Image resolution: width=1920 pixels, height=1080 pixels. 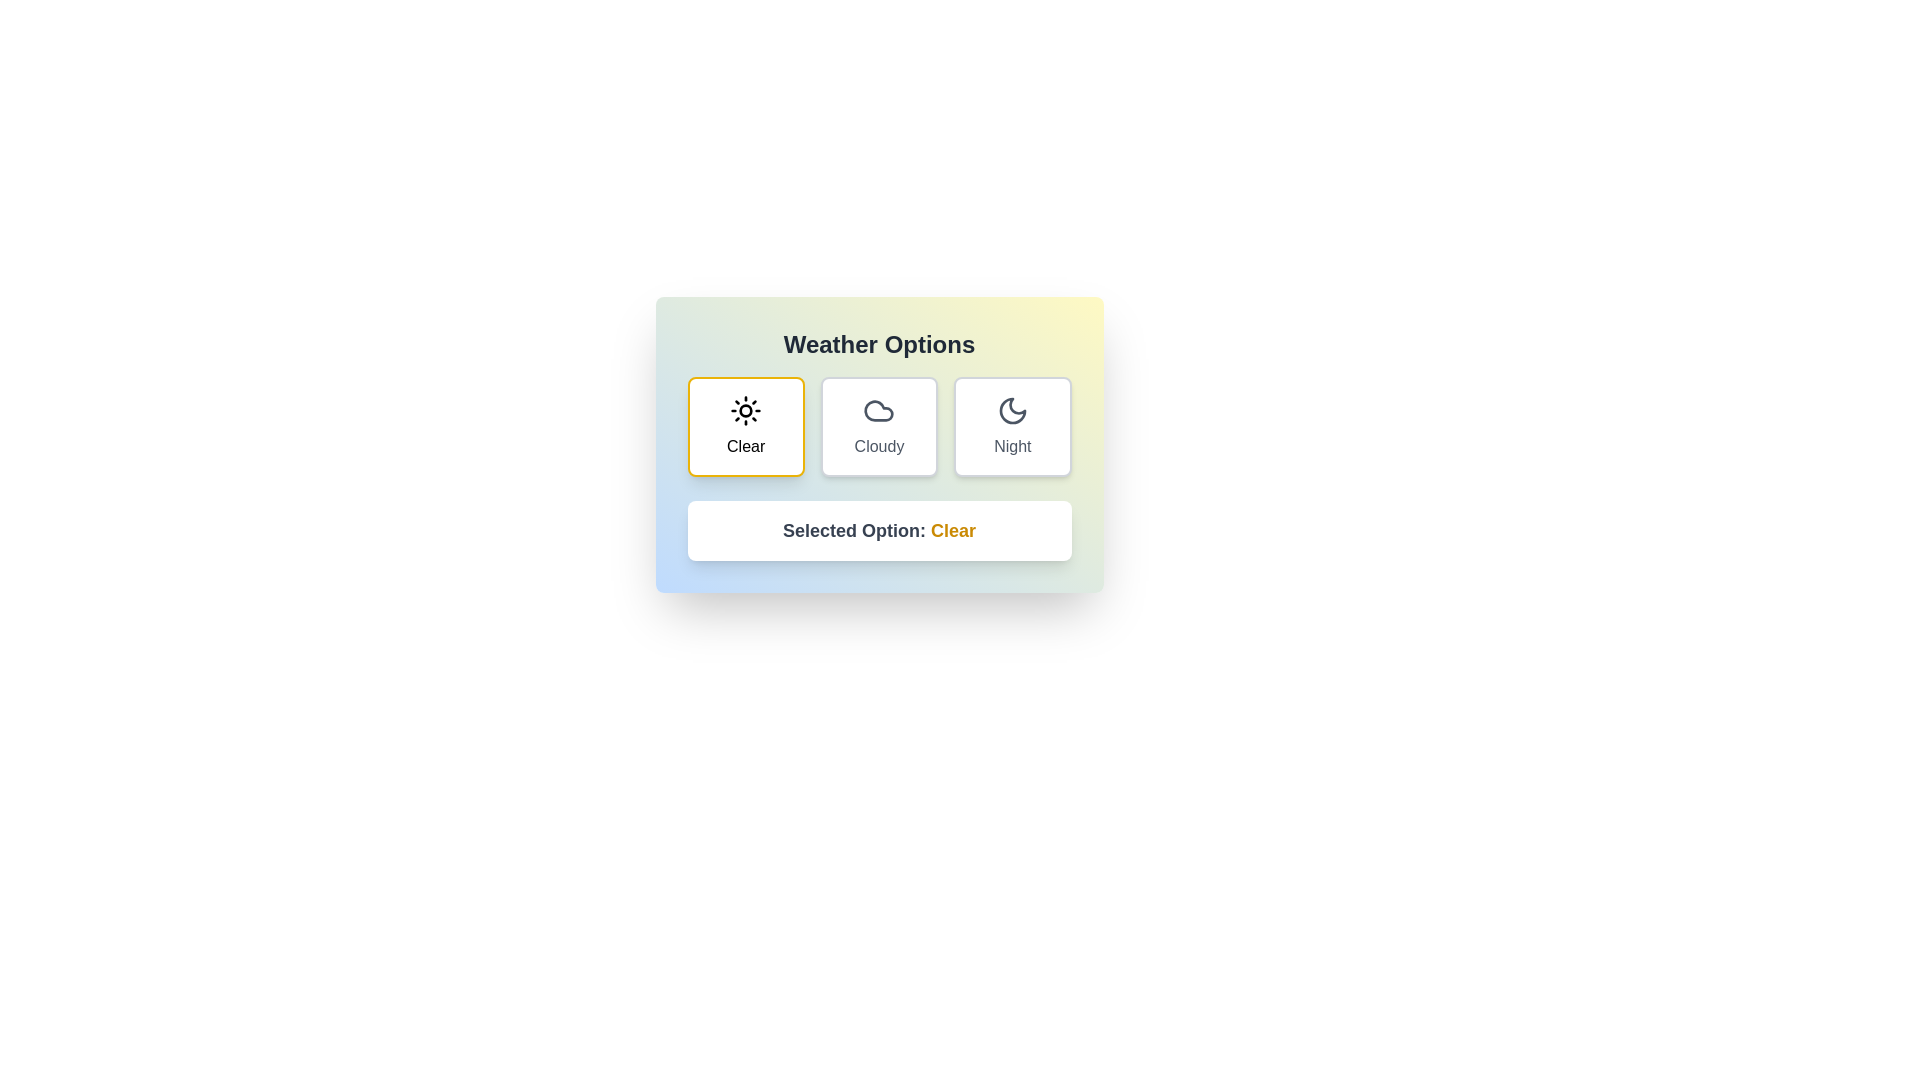 What do you see at coordinates (1012, 410) in the screenshot?
I see `the Decorative Icon representing the 'Night' option in the weather selection interface, located within a rounded rectangular button labeled 'Night'` at bounding box center [1012, 410].